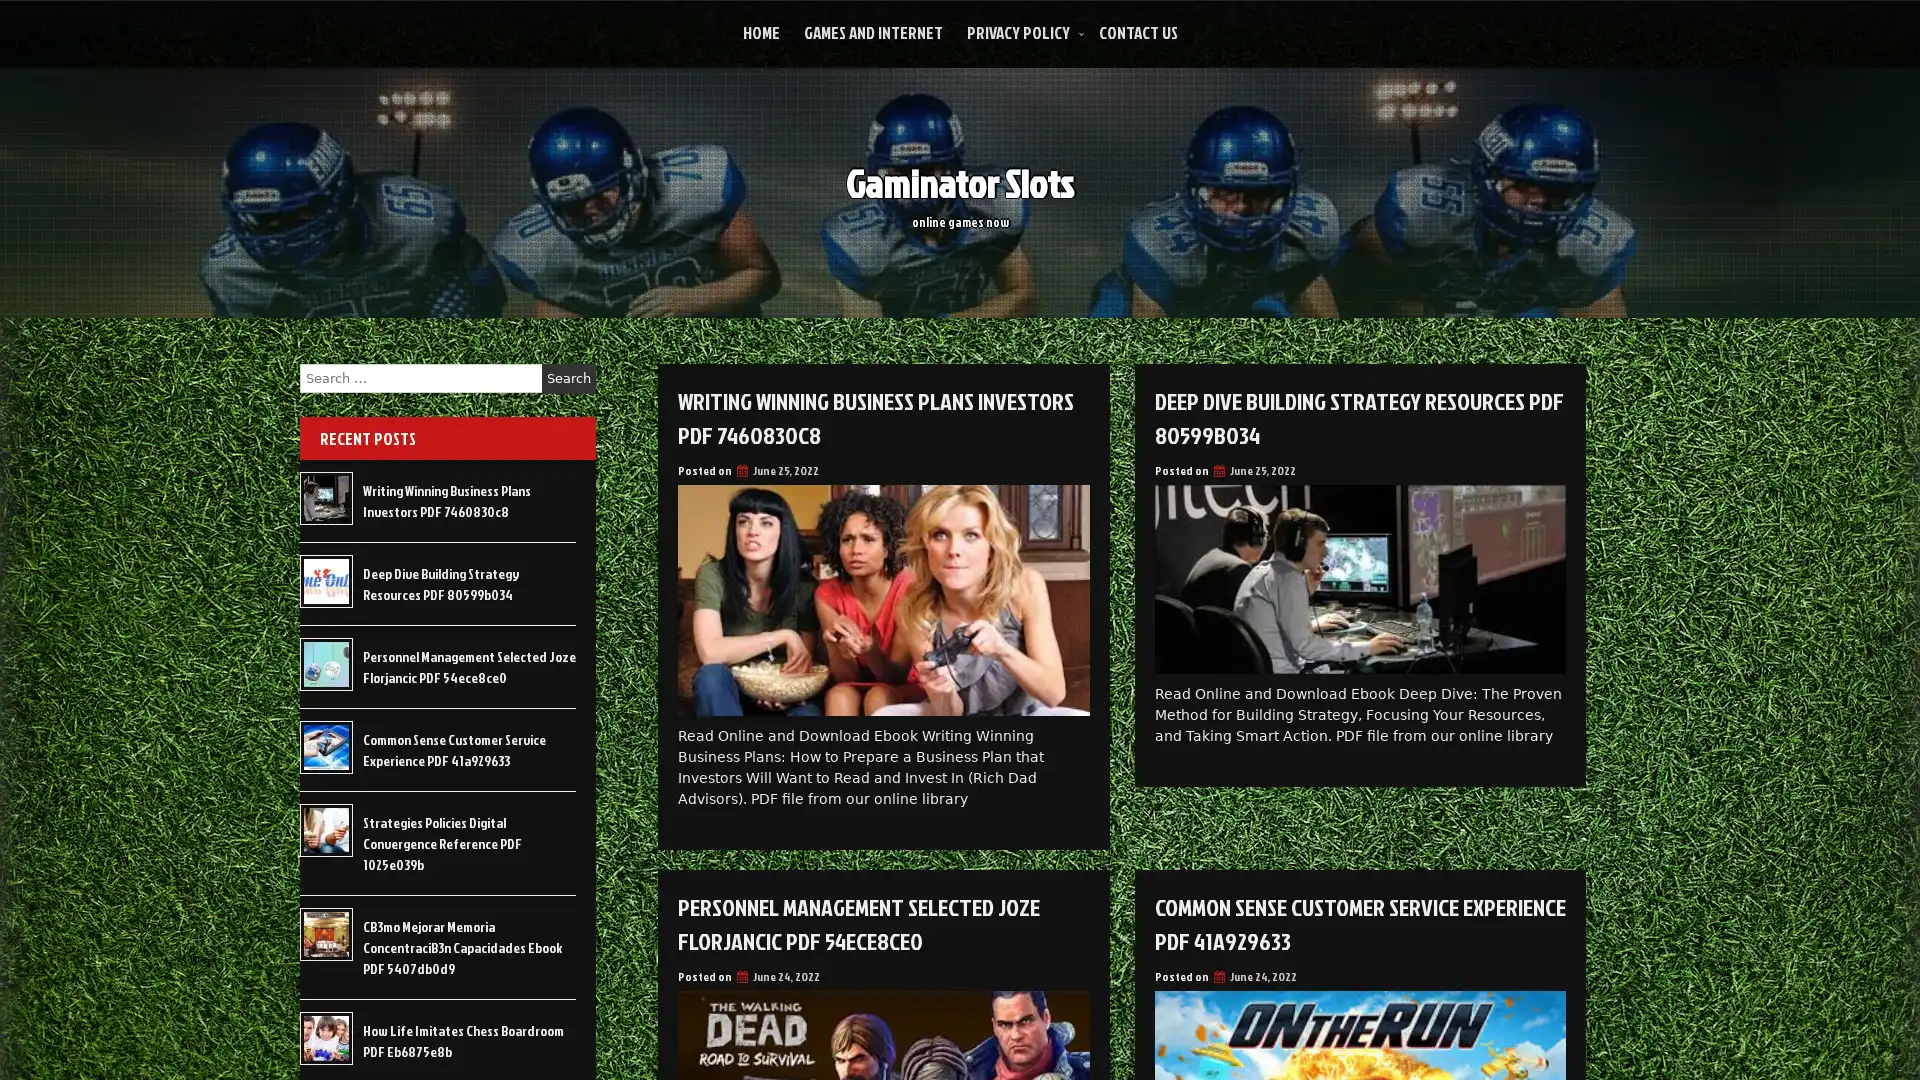 The image size is (1920, 1080). Describe the element at coordinates (568, 378) in the screenshot. I see `Search` at that location.